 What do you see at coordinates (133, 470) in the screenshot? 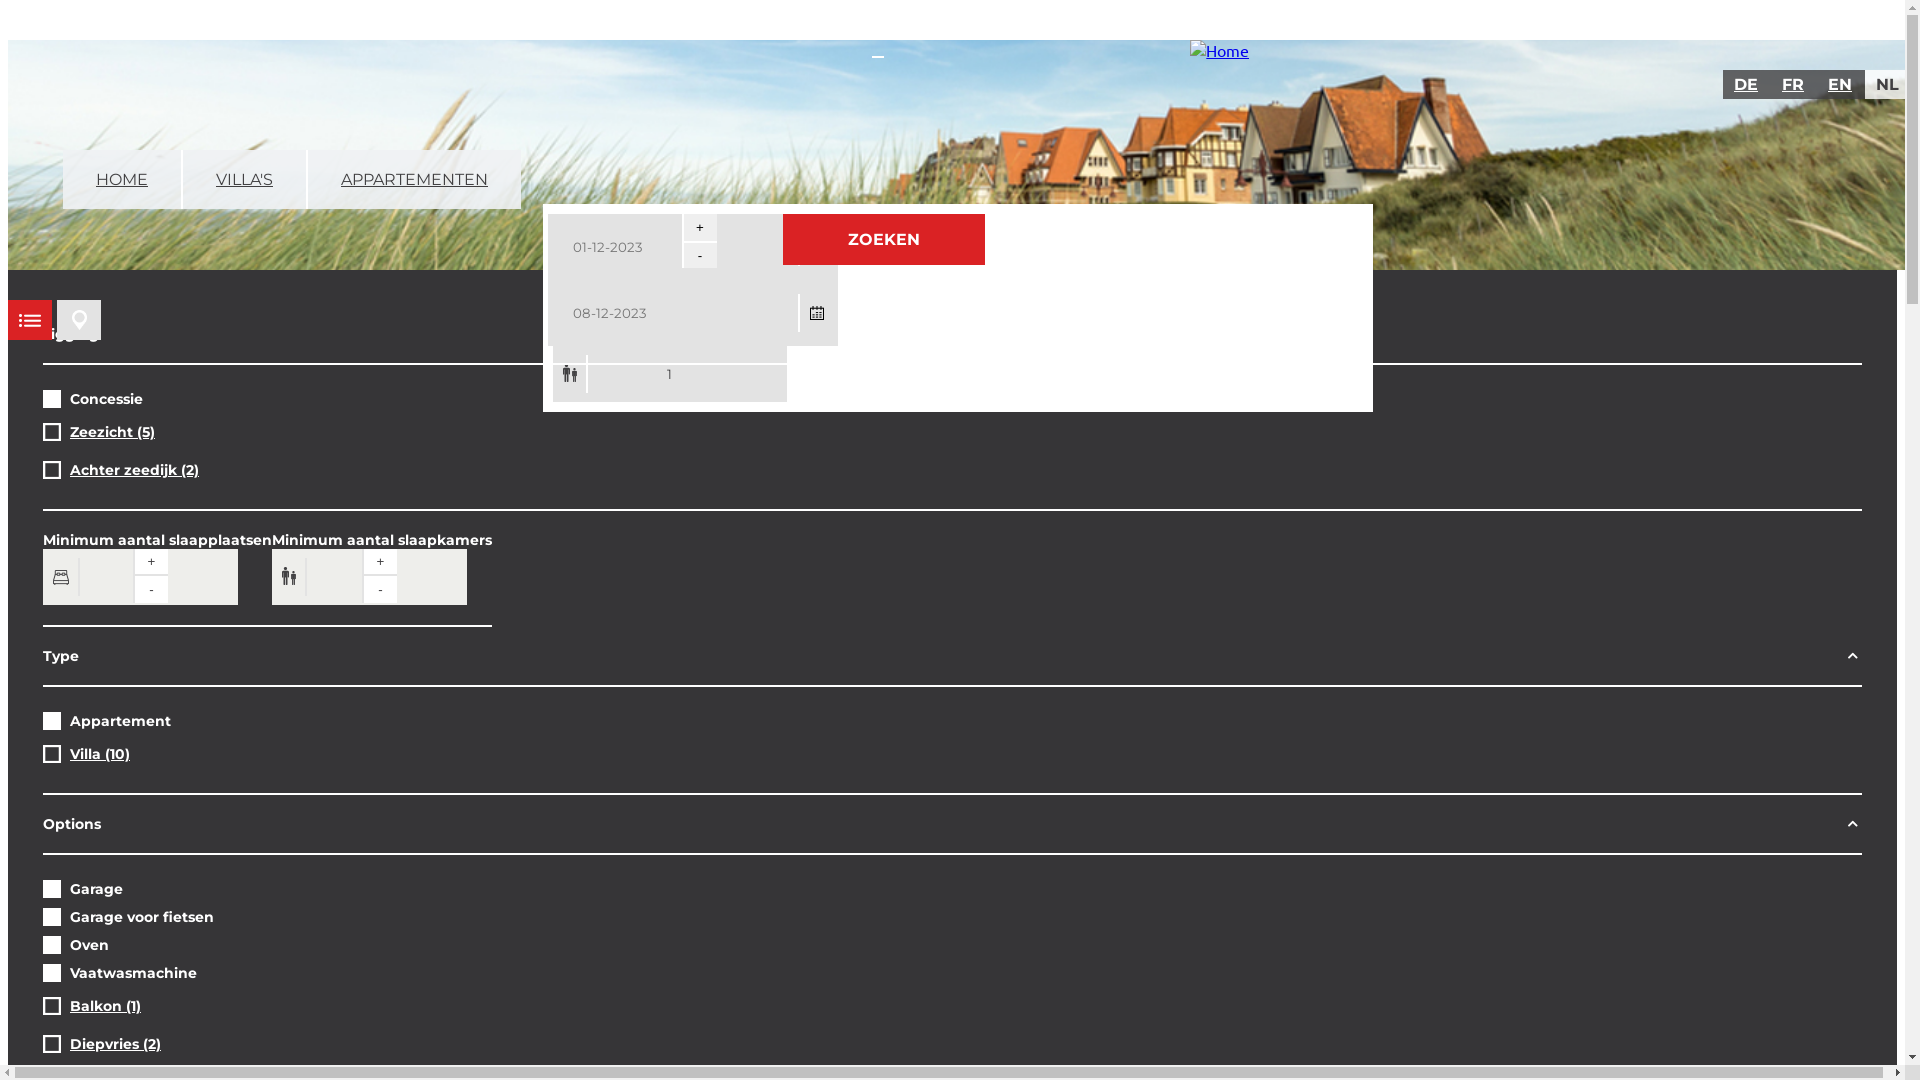
I see `'Achter zeedijk (2)` at bounding box center [133, 470].